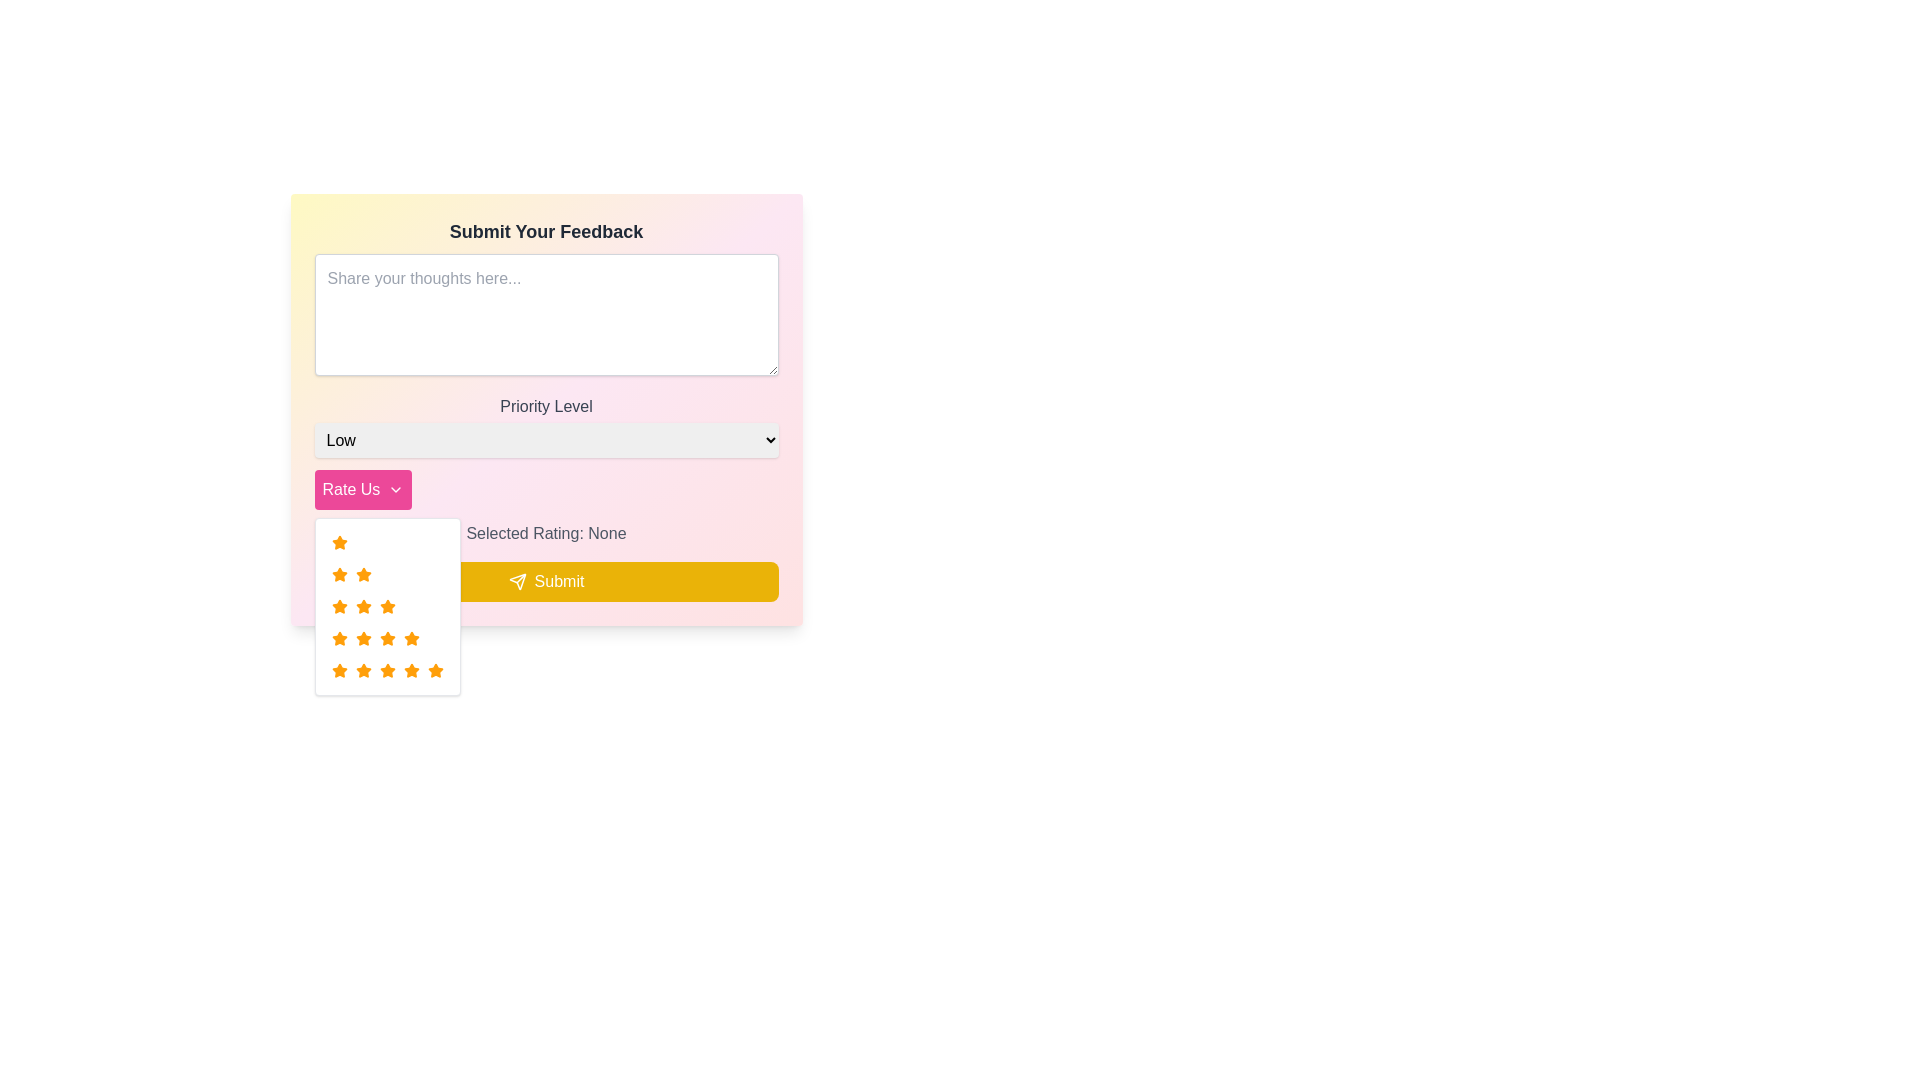 The image size is (1920, 1080). I want to click on the sixth star icon in the second row of the star rating dropdown under the 'Rate Us' button, so click(410, 671).